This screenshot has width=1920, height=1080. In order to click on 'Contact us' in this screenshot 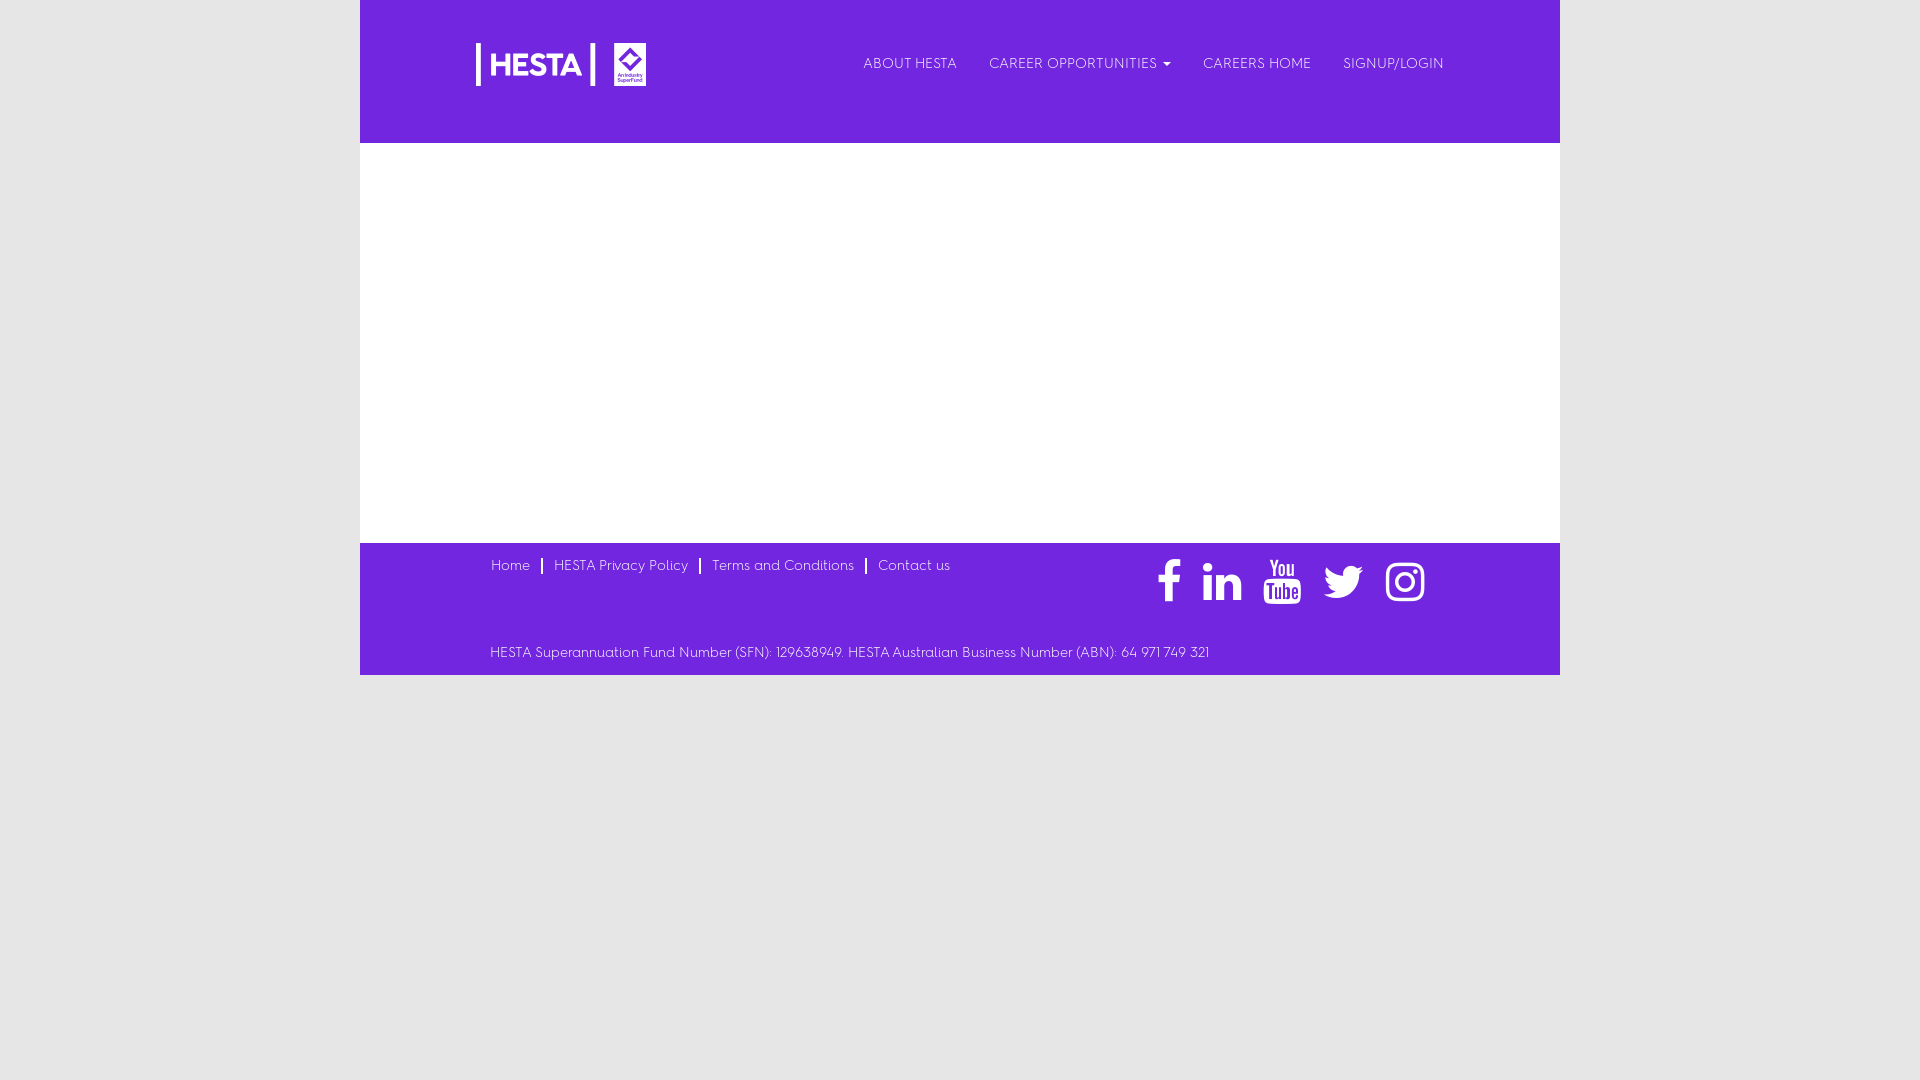, I will do `click(912, 566)`.